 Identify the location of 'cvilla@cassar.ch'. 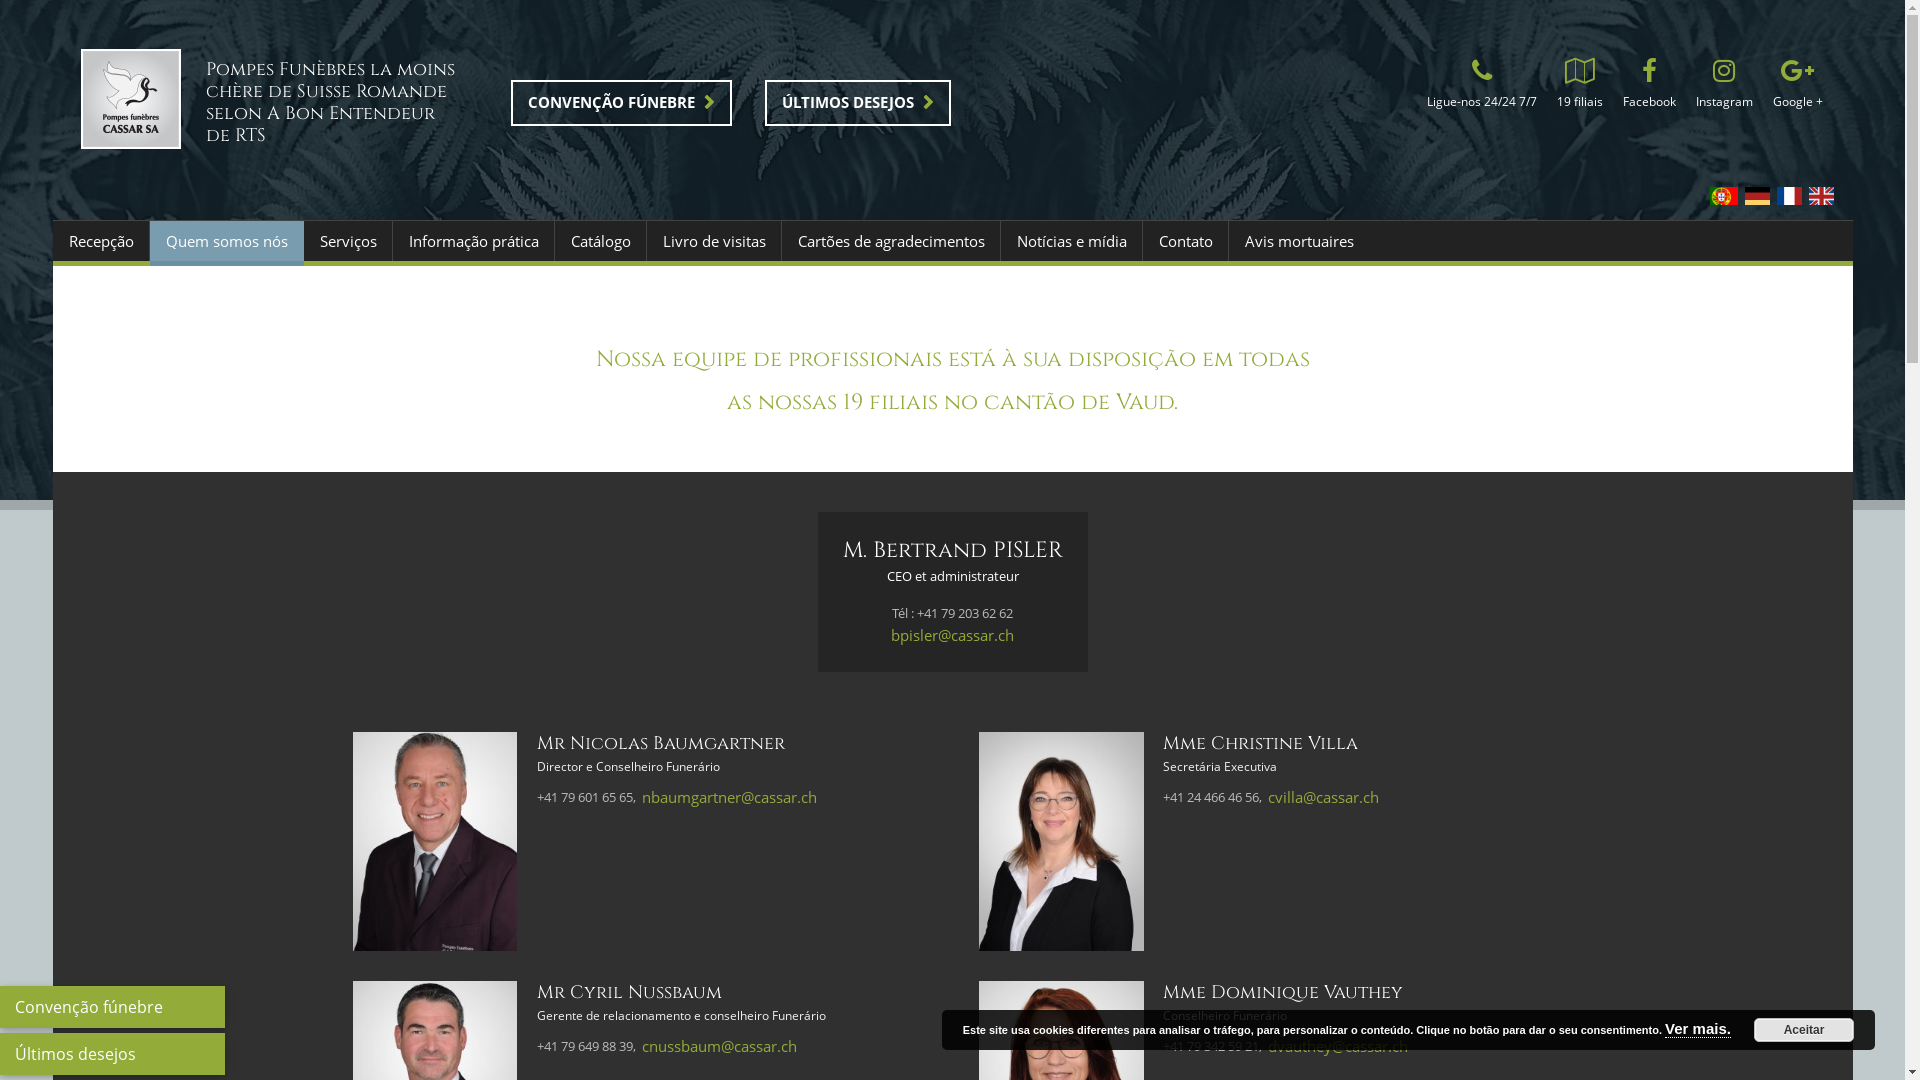
(1323, 796).